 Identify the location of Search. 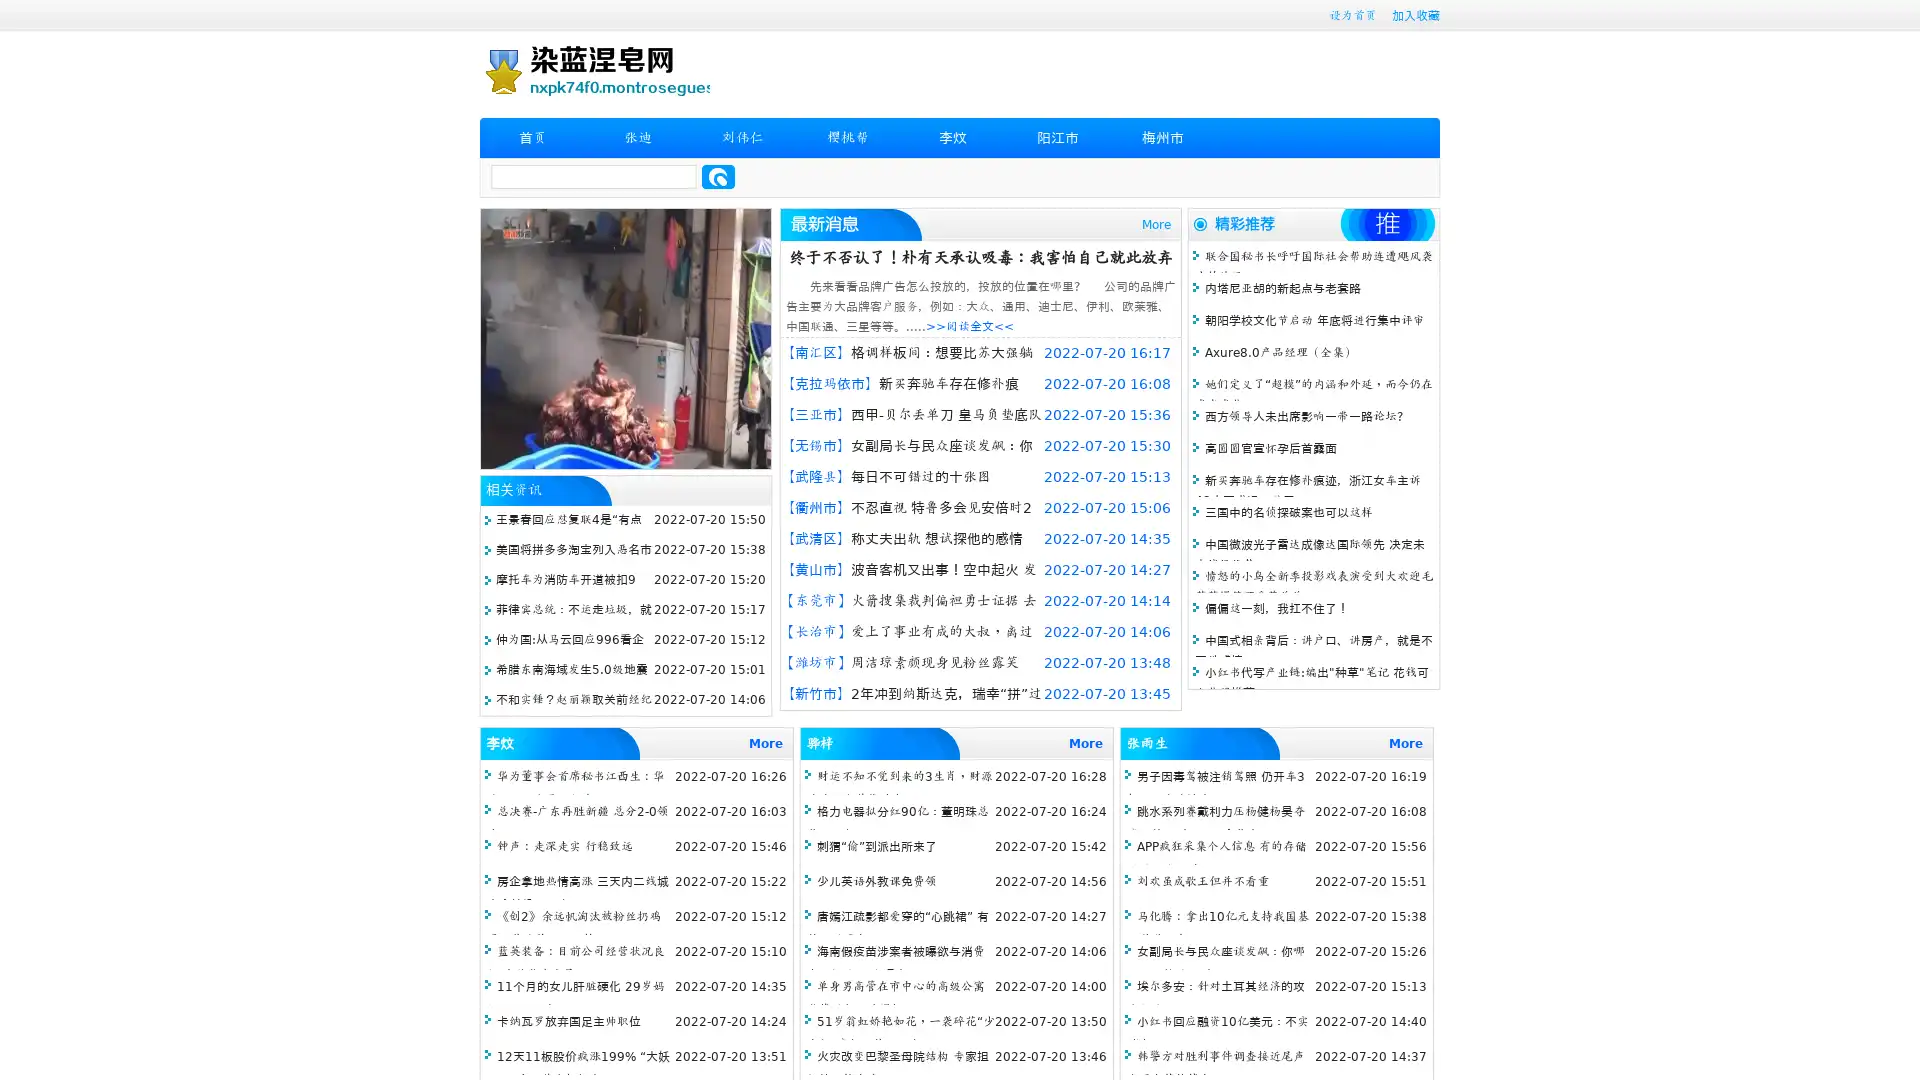
(718, 176).